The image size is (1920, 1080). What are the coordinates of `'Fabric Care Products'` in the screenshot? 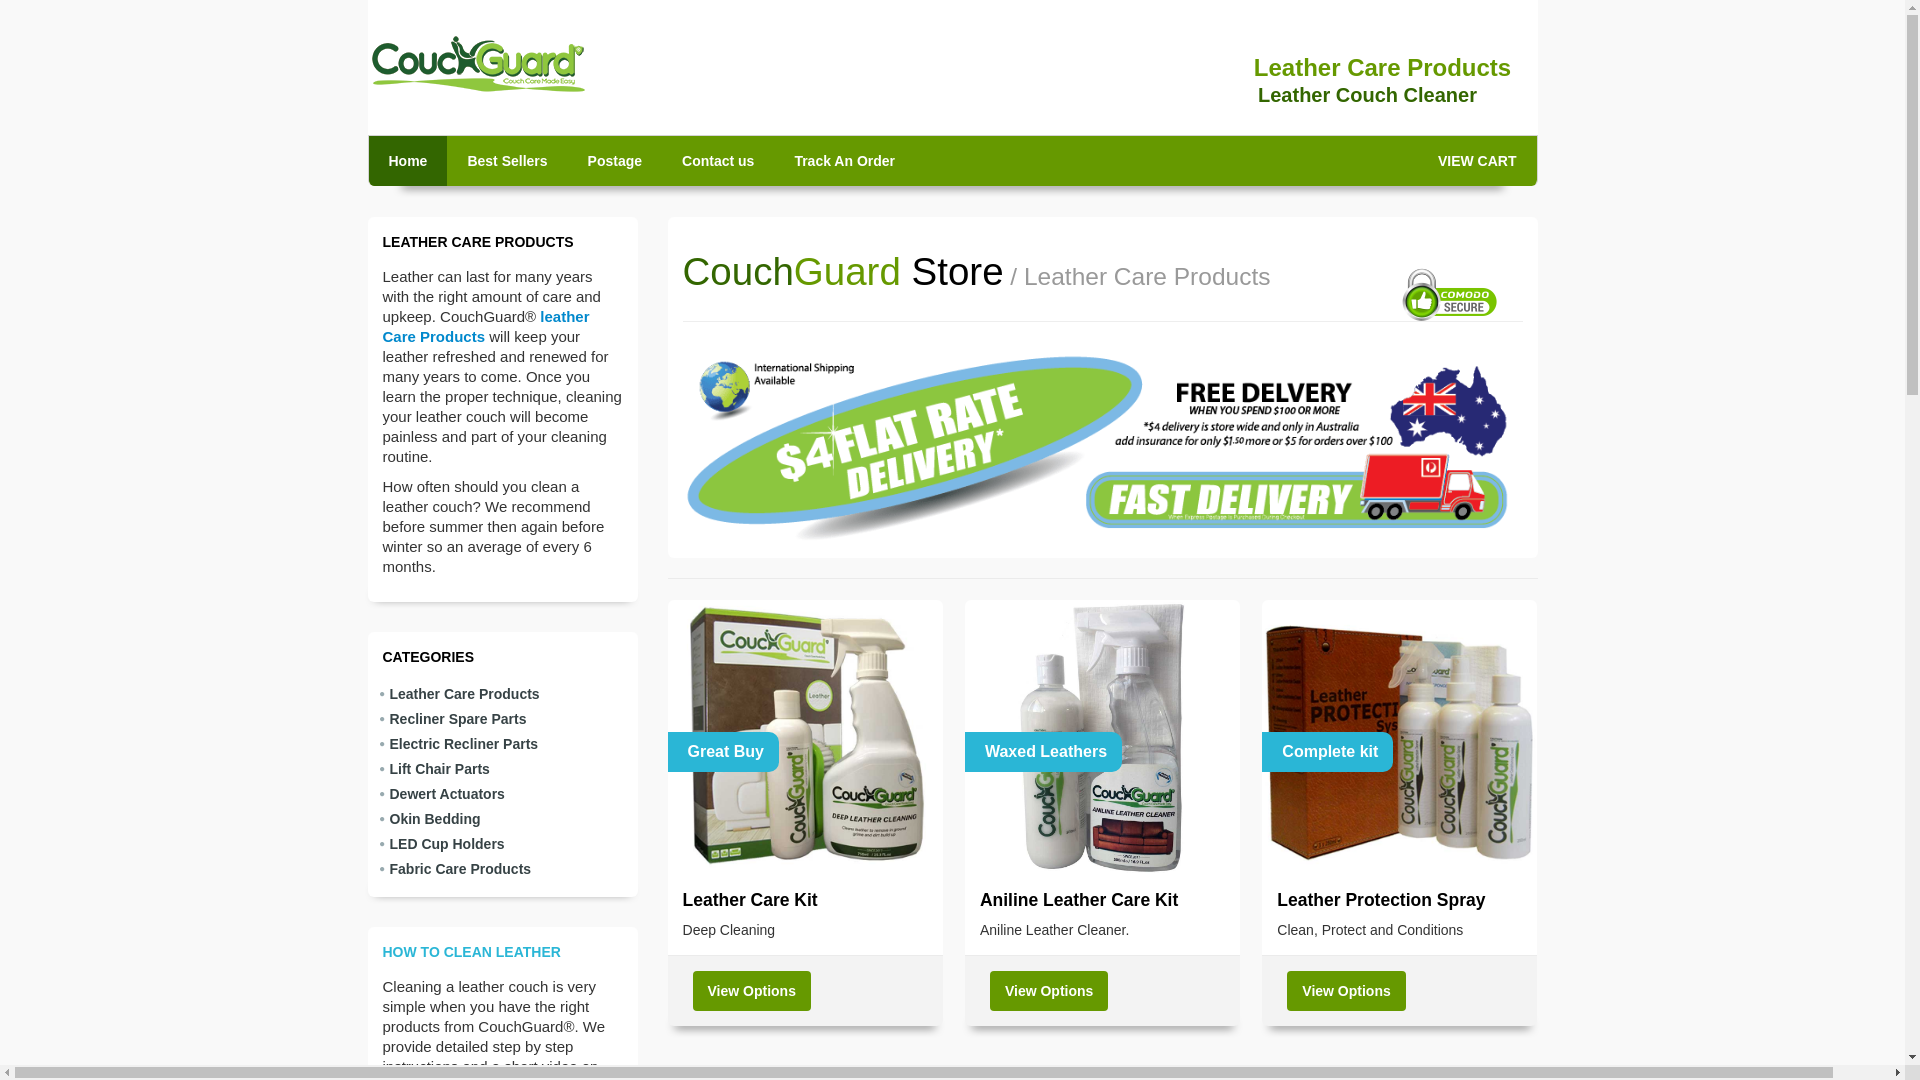 It's located at (509, 868).